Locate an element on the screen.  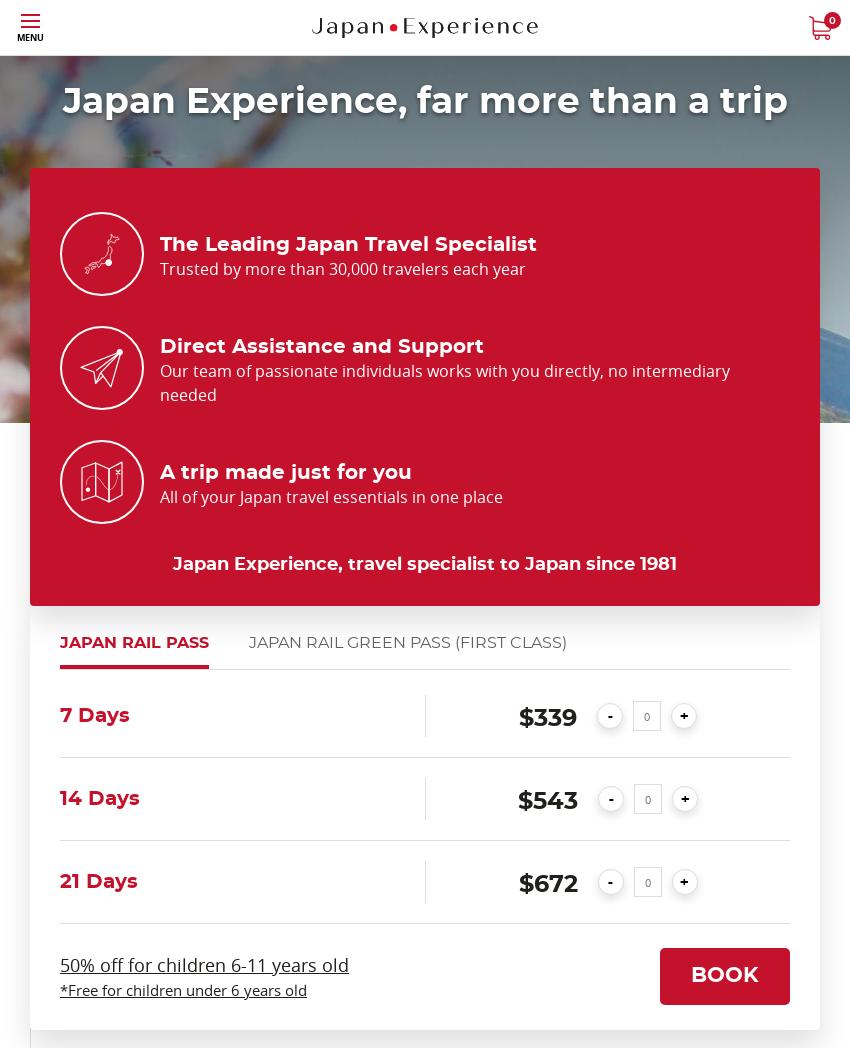
'A trip made just for you' is located at coordinates (285, 471).